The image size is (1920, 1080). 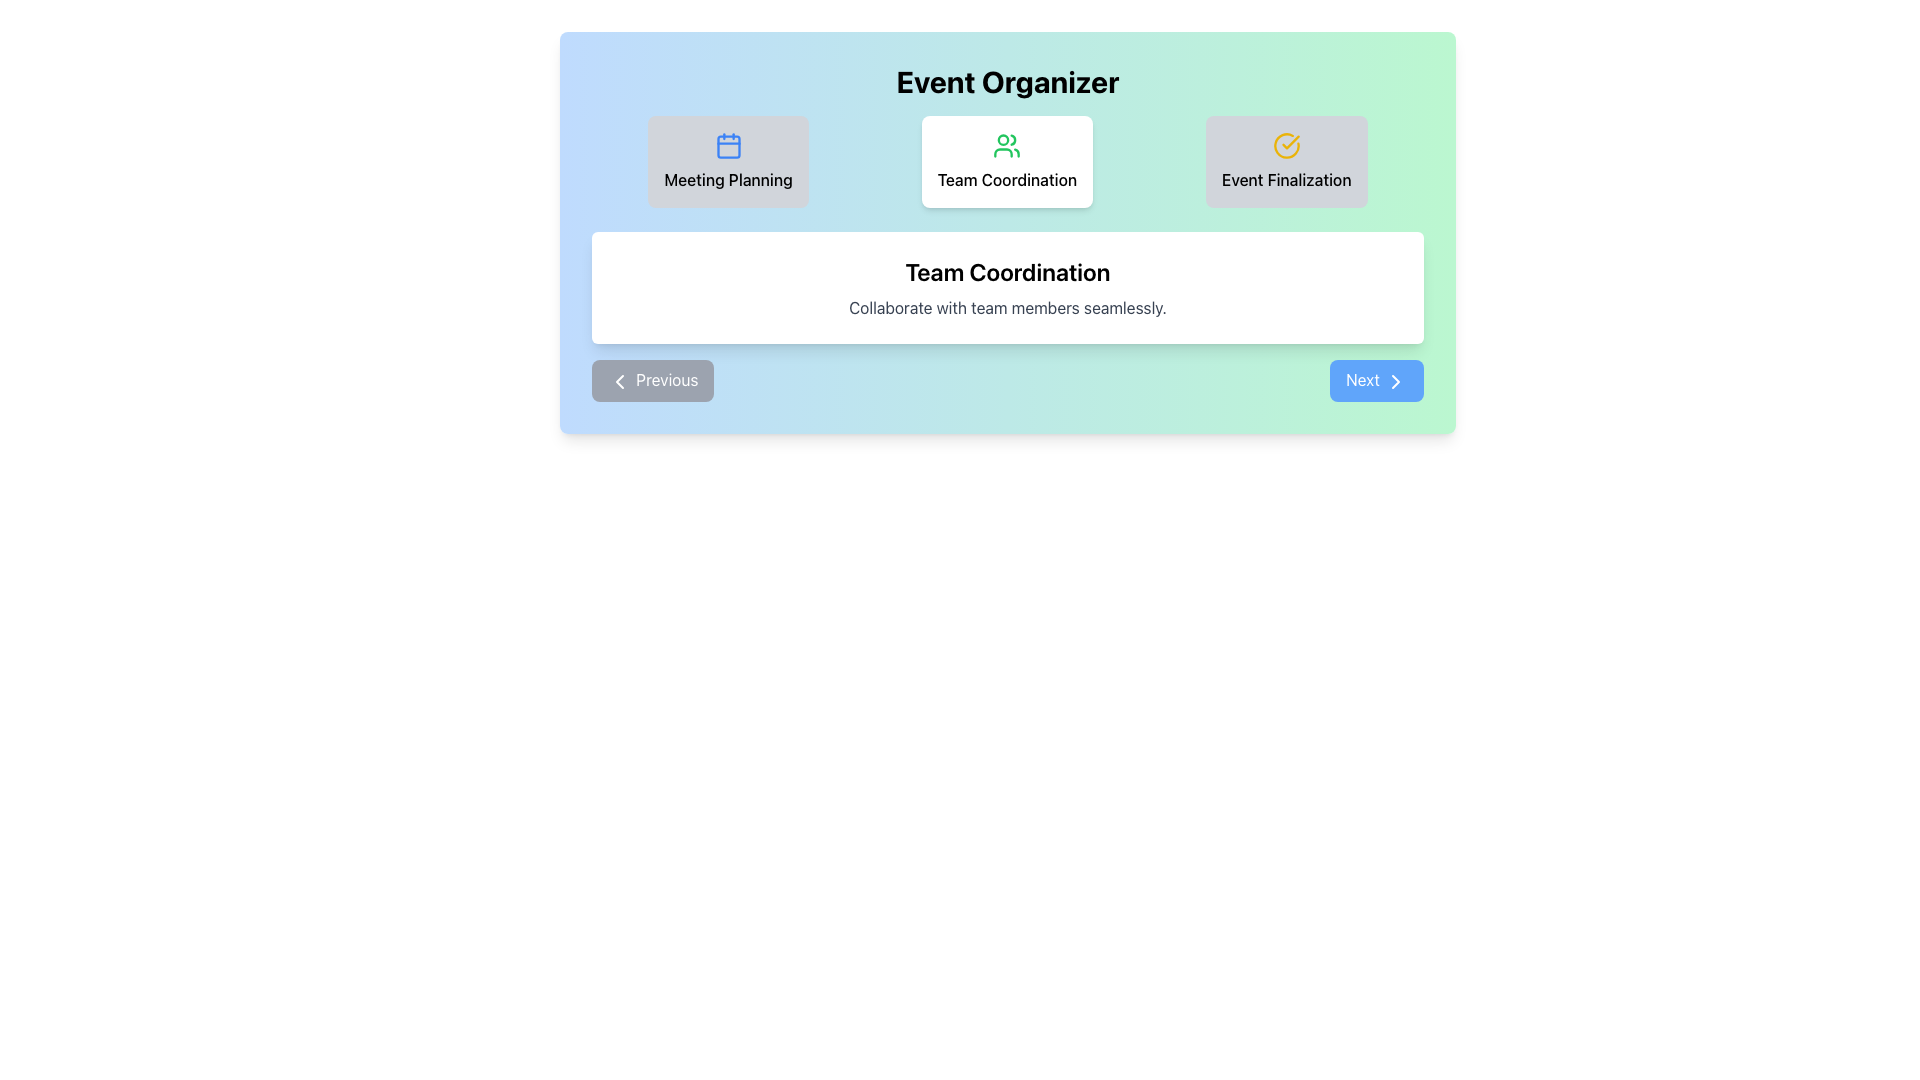 What do you see at coordinates (1003, 139) in the screenshot?
I see `the small circular component within the 'Team Coordination' icon that represents a group of people` at bounding box center [1003, 139].